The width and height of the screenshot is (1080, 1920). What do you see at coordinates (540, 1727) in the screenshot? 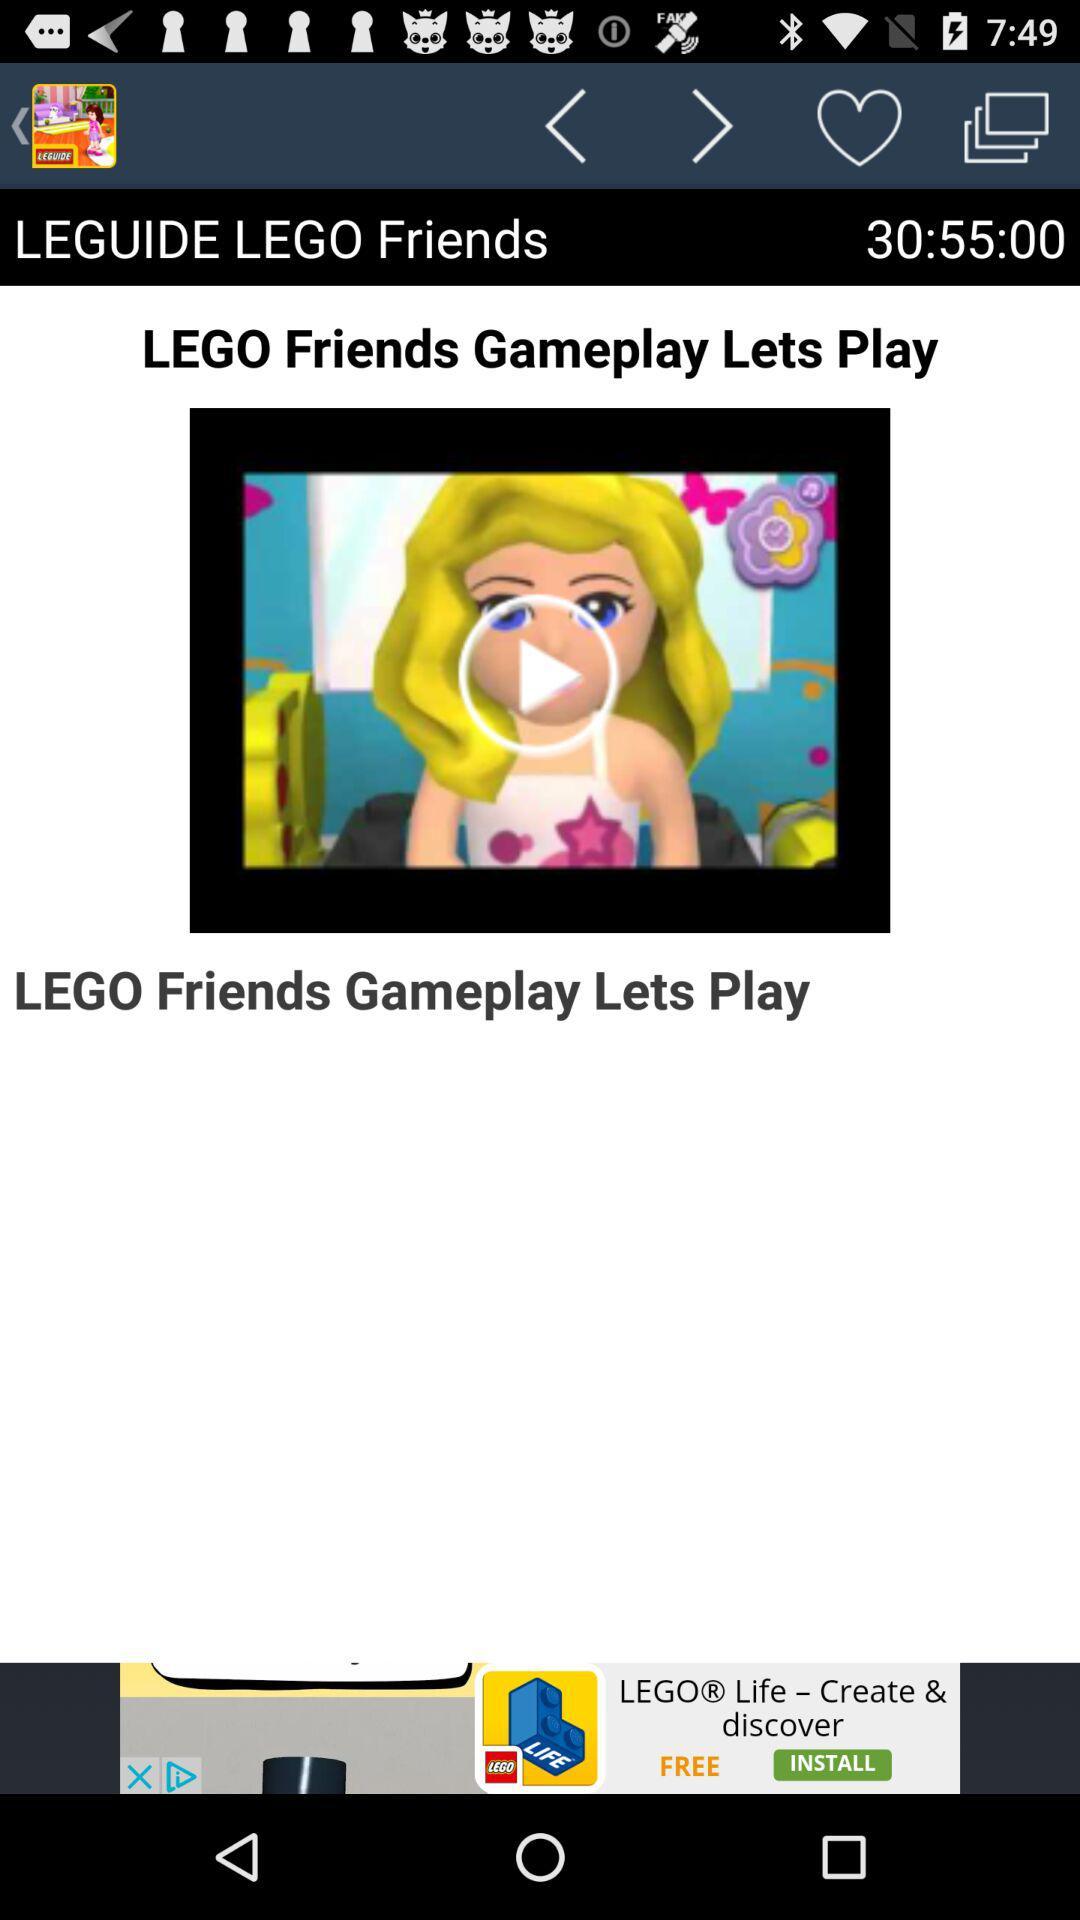
I see `web add` at bounding box center [540, 1727].